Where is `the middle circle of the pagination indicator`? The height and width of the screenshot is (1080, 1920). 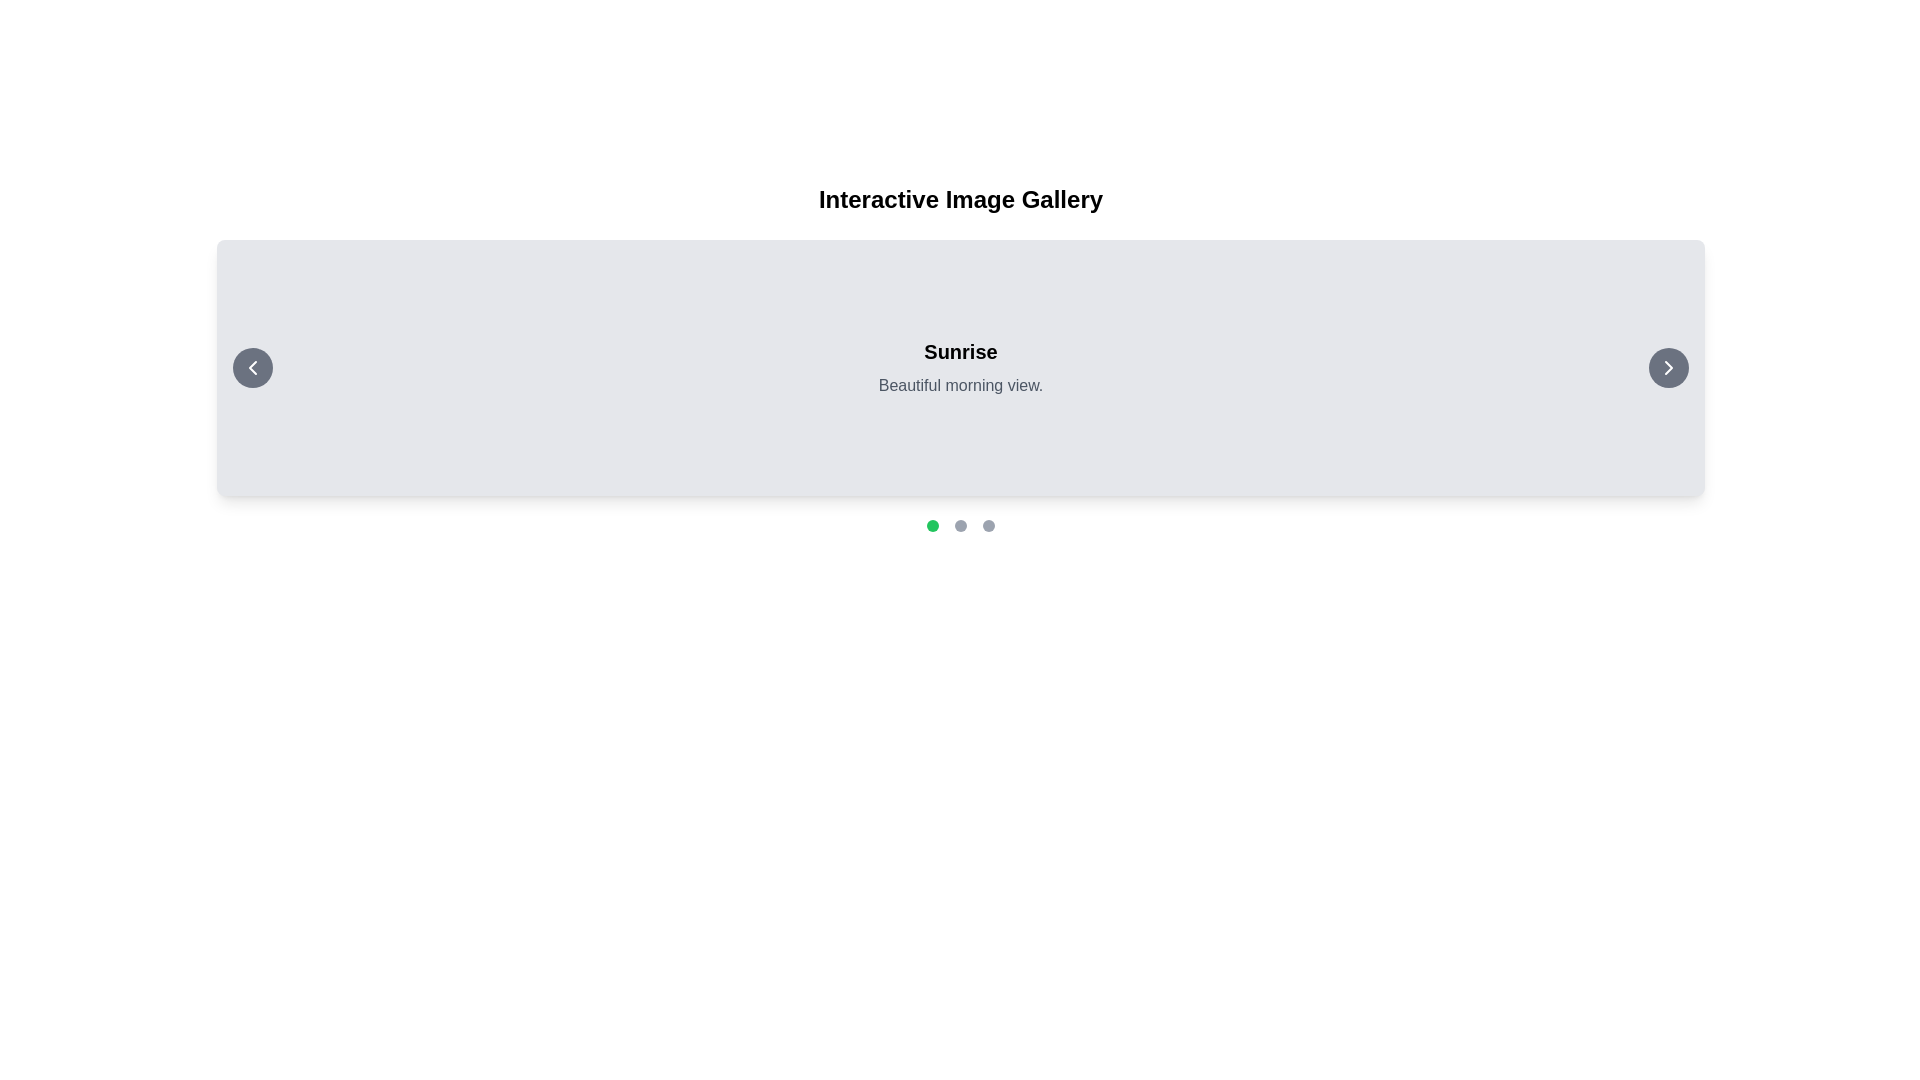 the middle circle of the pagination indicator is located at coordinates (960, 524).